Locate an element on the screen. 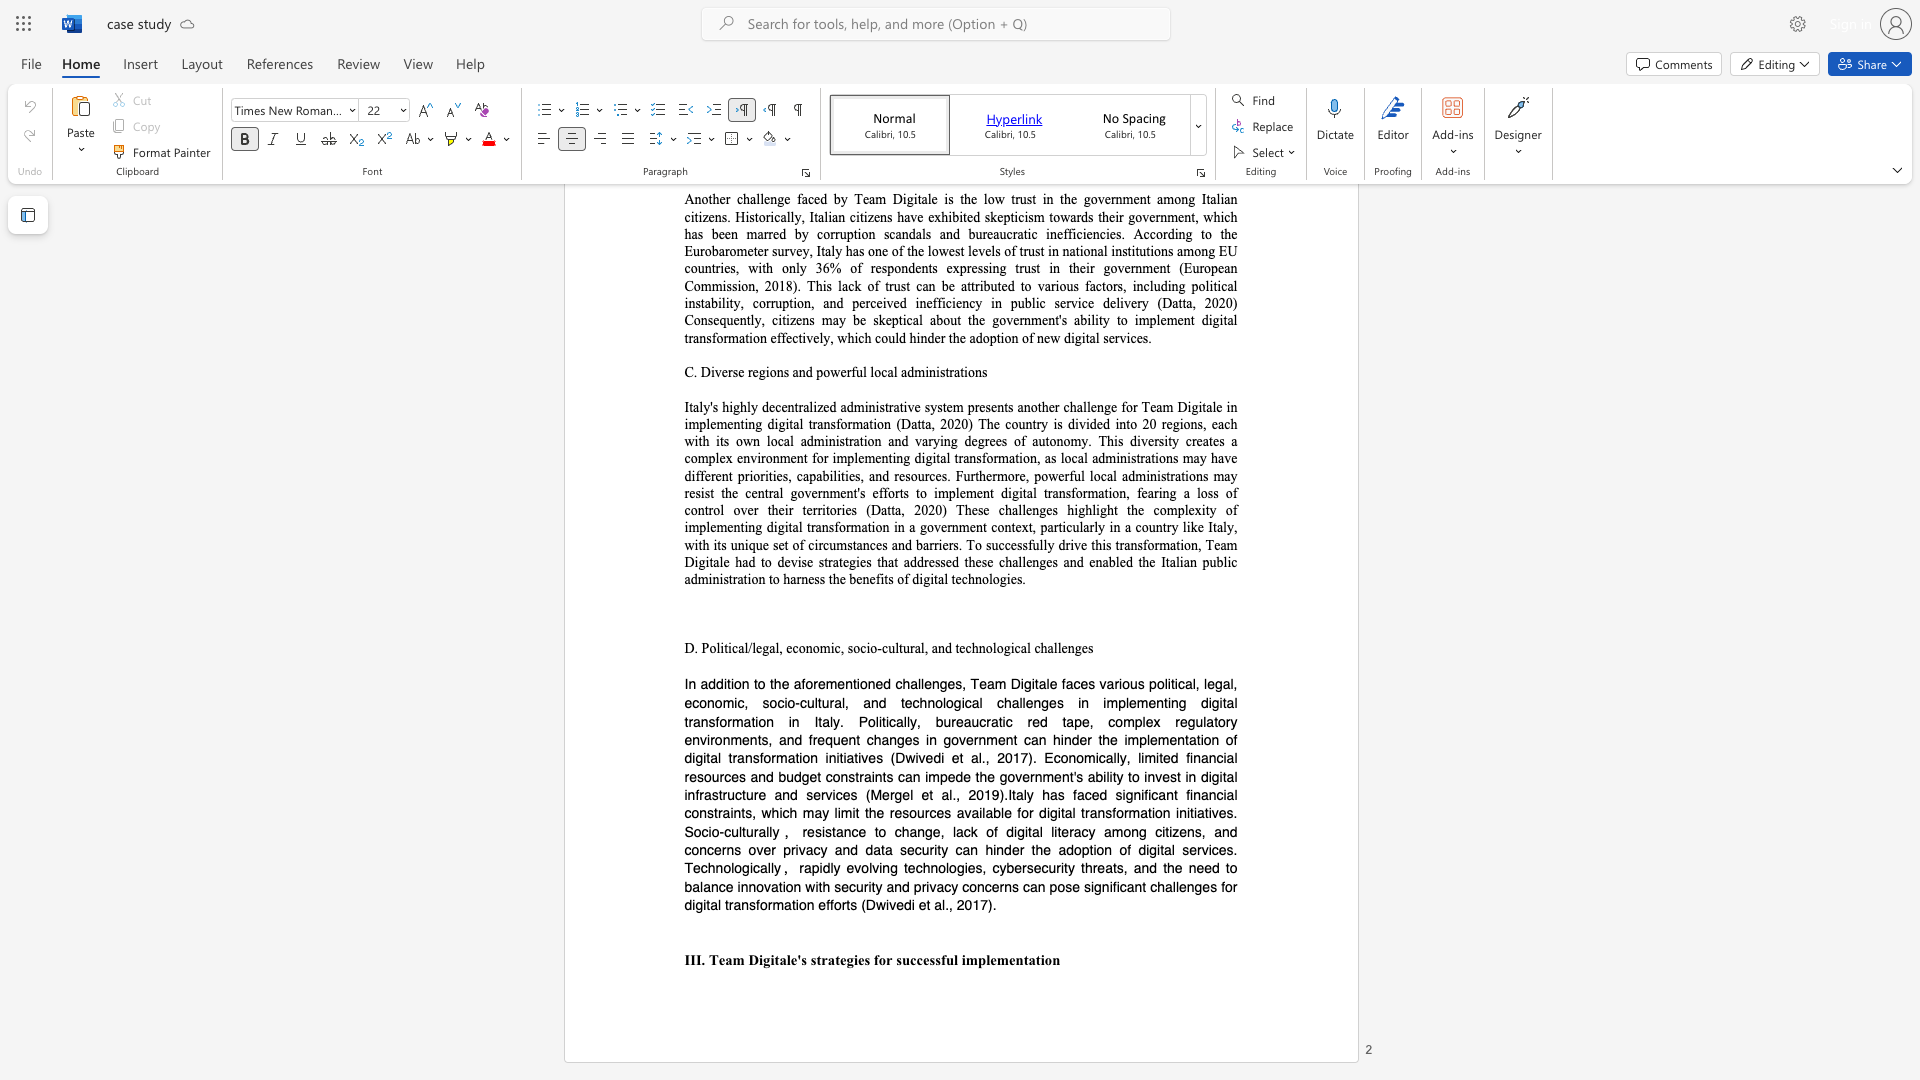 The width and height of the screenshot is (1920, 1080). the subset text "ies, cybersecurity threats, and the need to balance innovation with security and privacy concerns can pose sign" within the text "rapidly evolving technologies, cybersecurity threats, and the need to balance innovation with security and privacy concerns can pose significant" is located at coordinates (964, 867).